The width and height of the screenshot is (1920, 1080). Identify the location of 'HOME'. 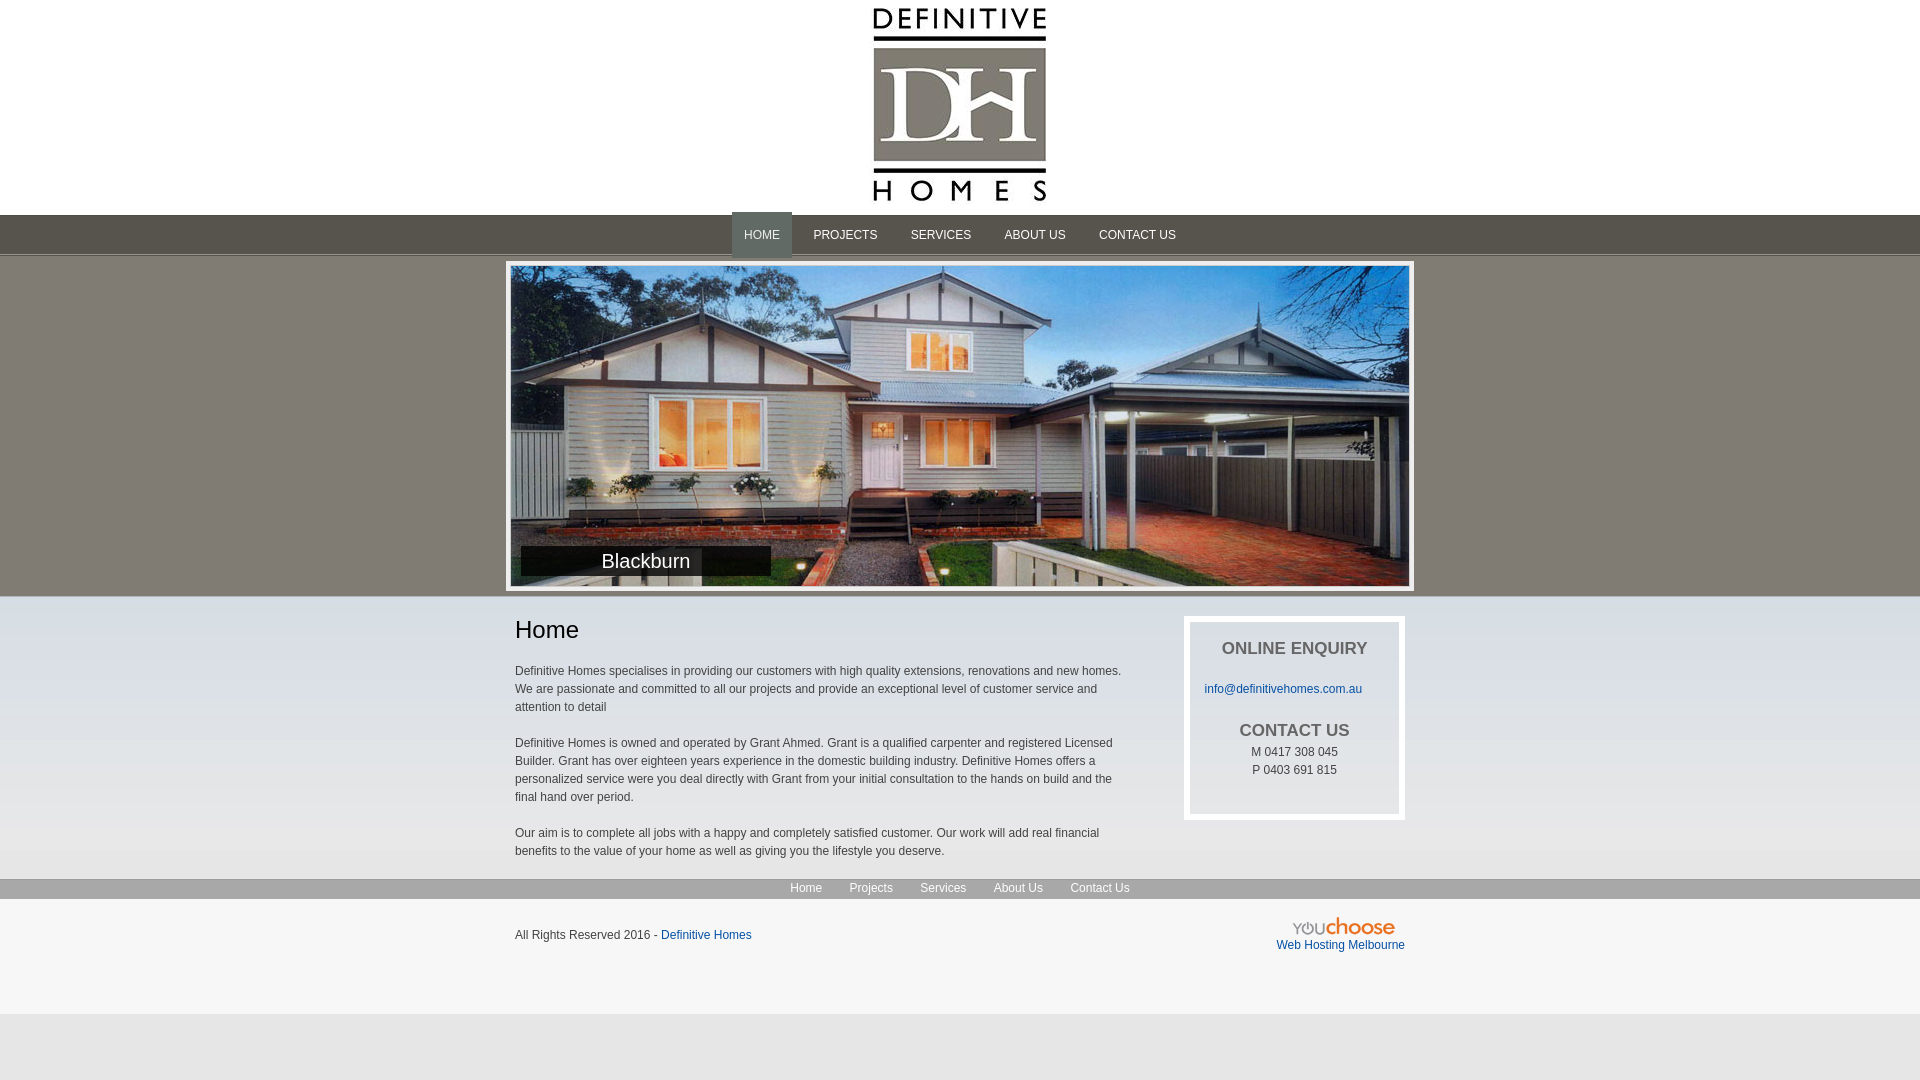
(761, 234).